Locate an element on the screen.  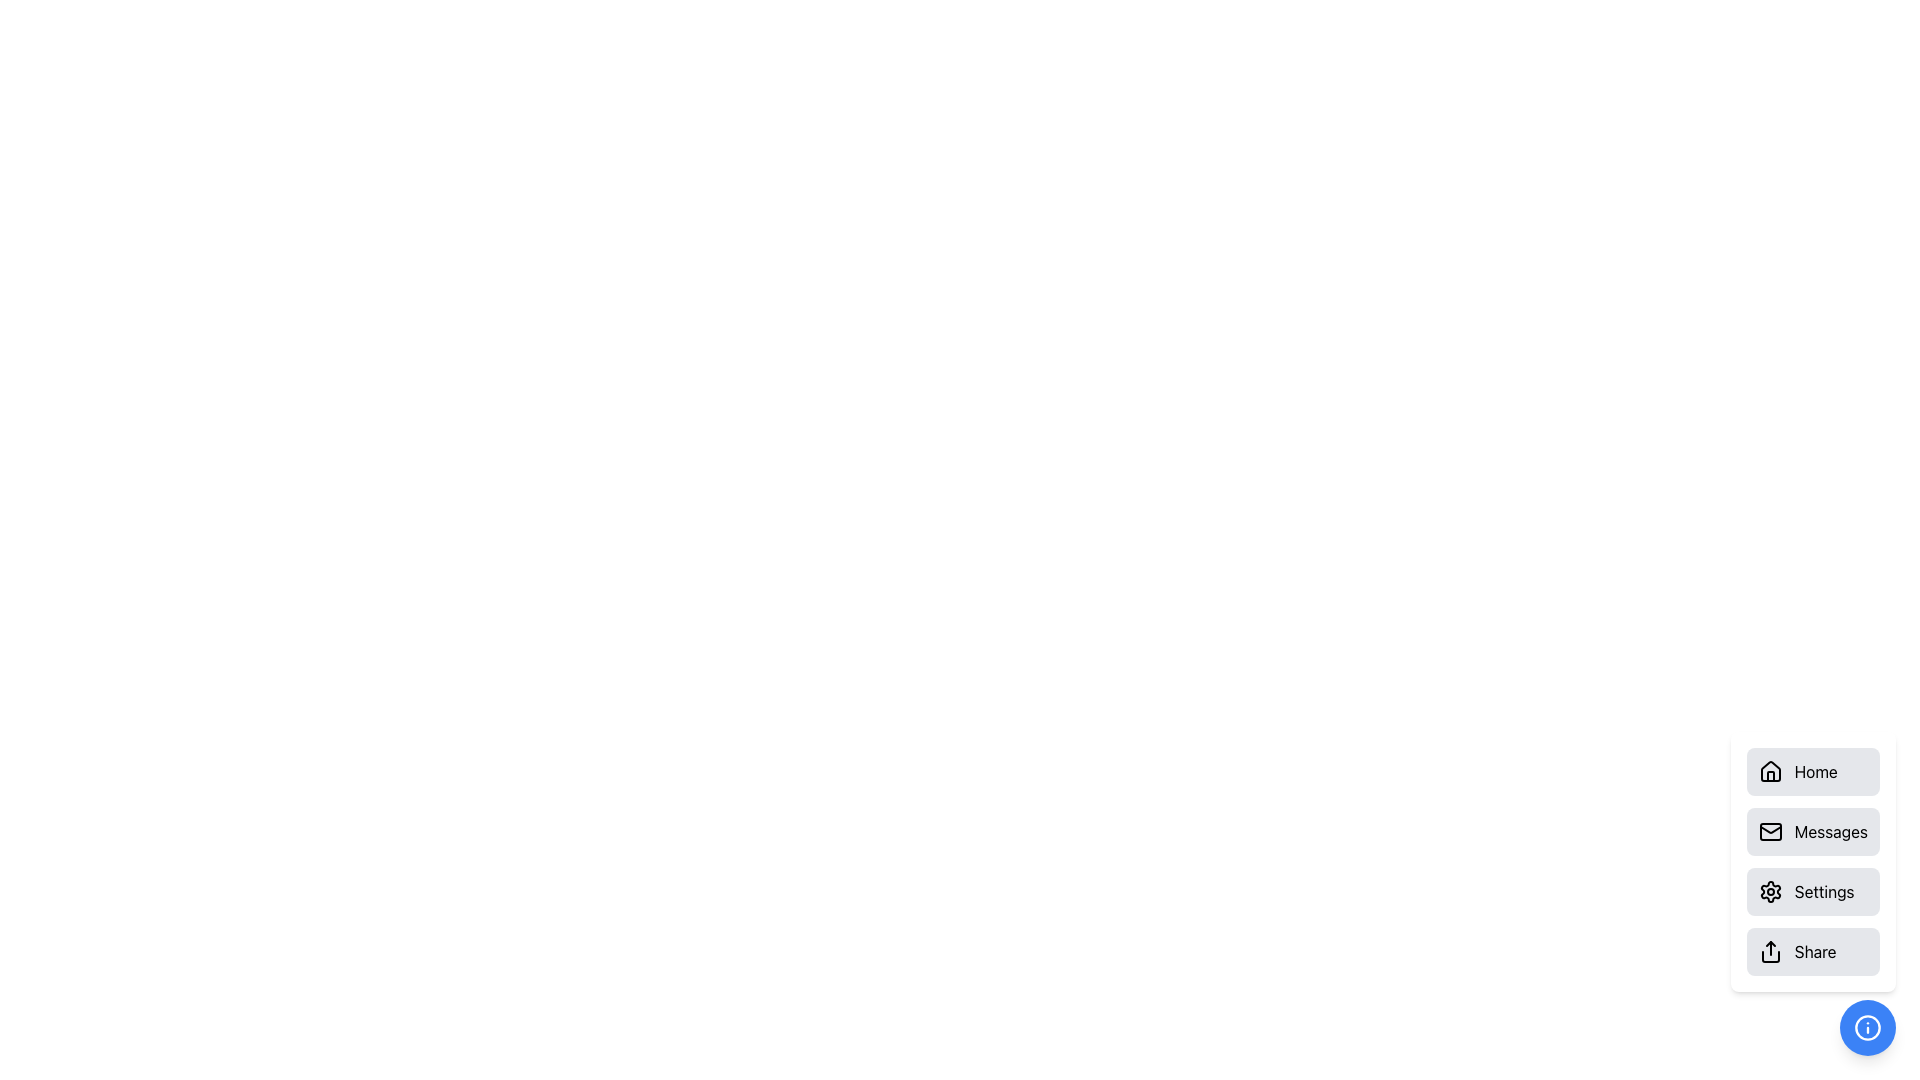
vertical rectangular shape element that represents a door in the house structure icon of the 'Home' button, located at the bottom-center of the icon is located at coordinates (1770, 775).